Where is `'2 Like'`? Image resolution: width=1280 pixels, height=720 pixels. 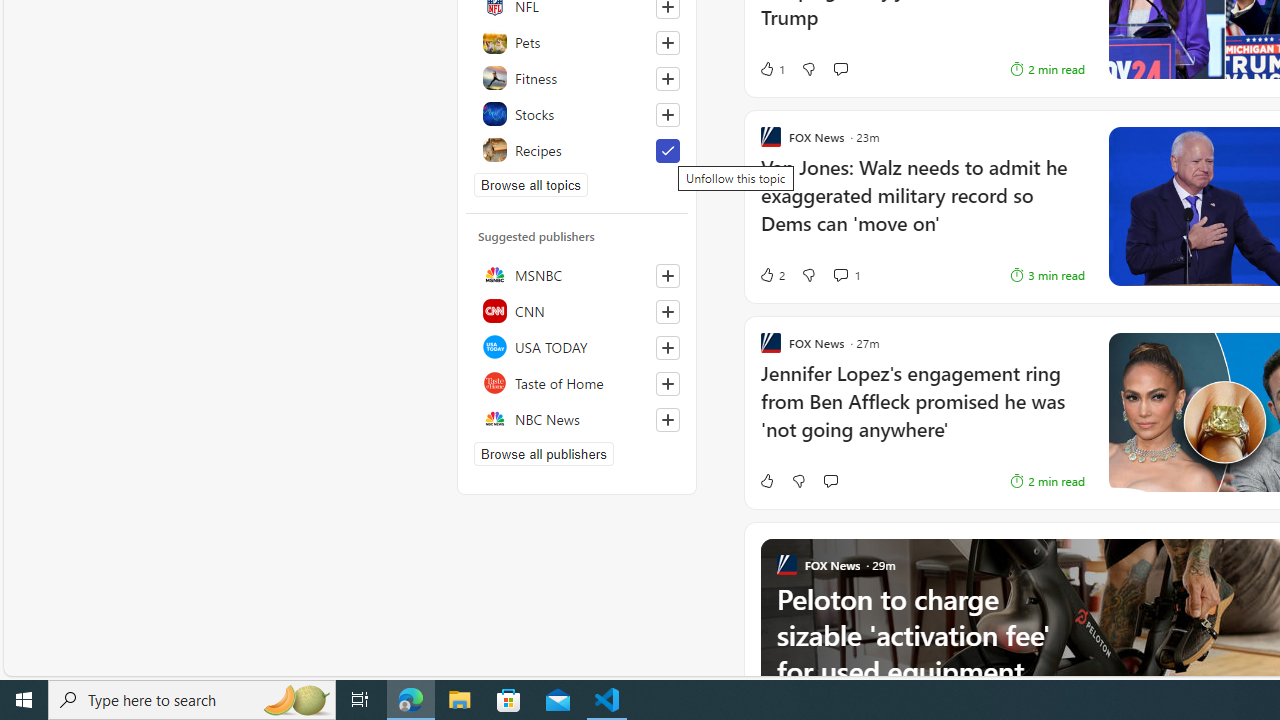 '2 Like' is located at coordinates (770, 275).